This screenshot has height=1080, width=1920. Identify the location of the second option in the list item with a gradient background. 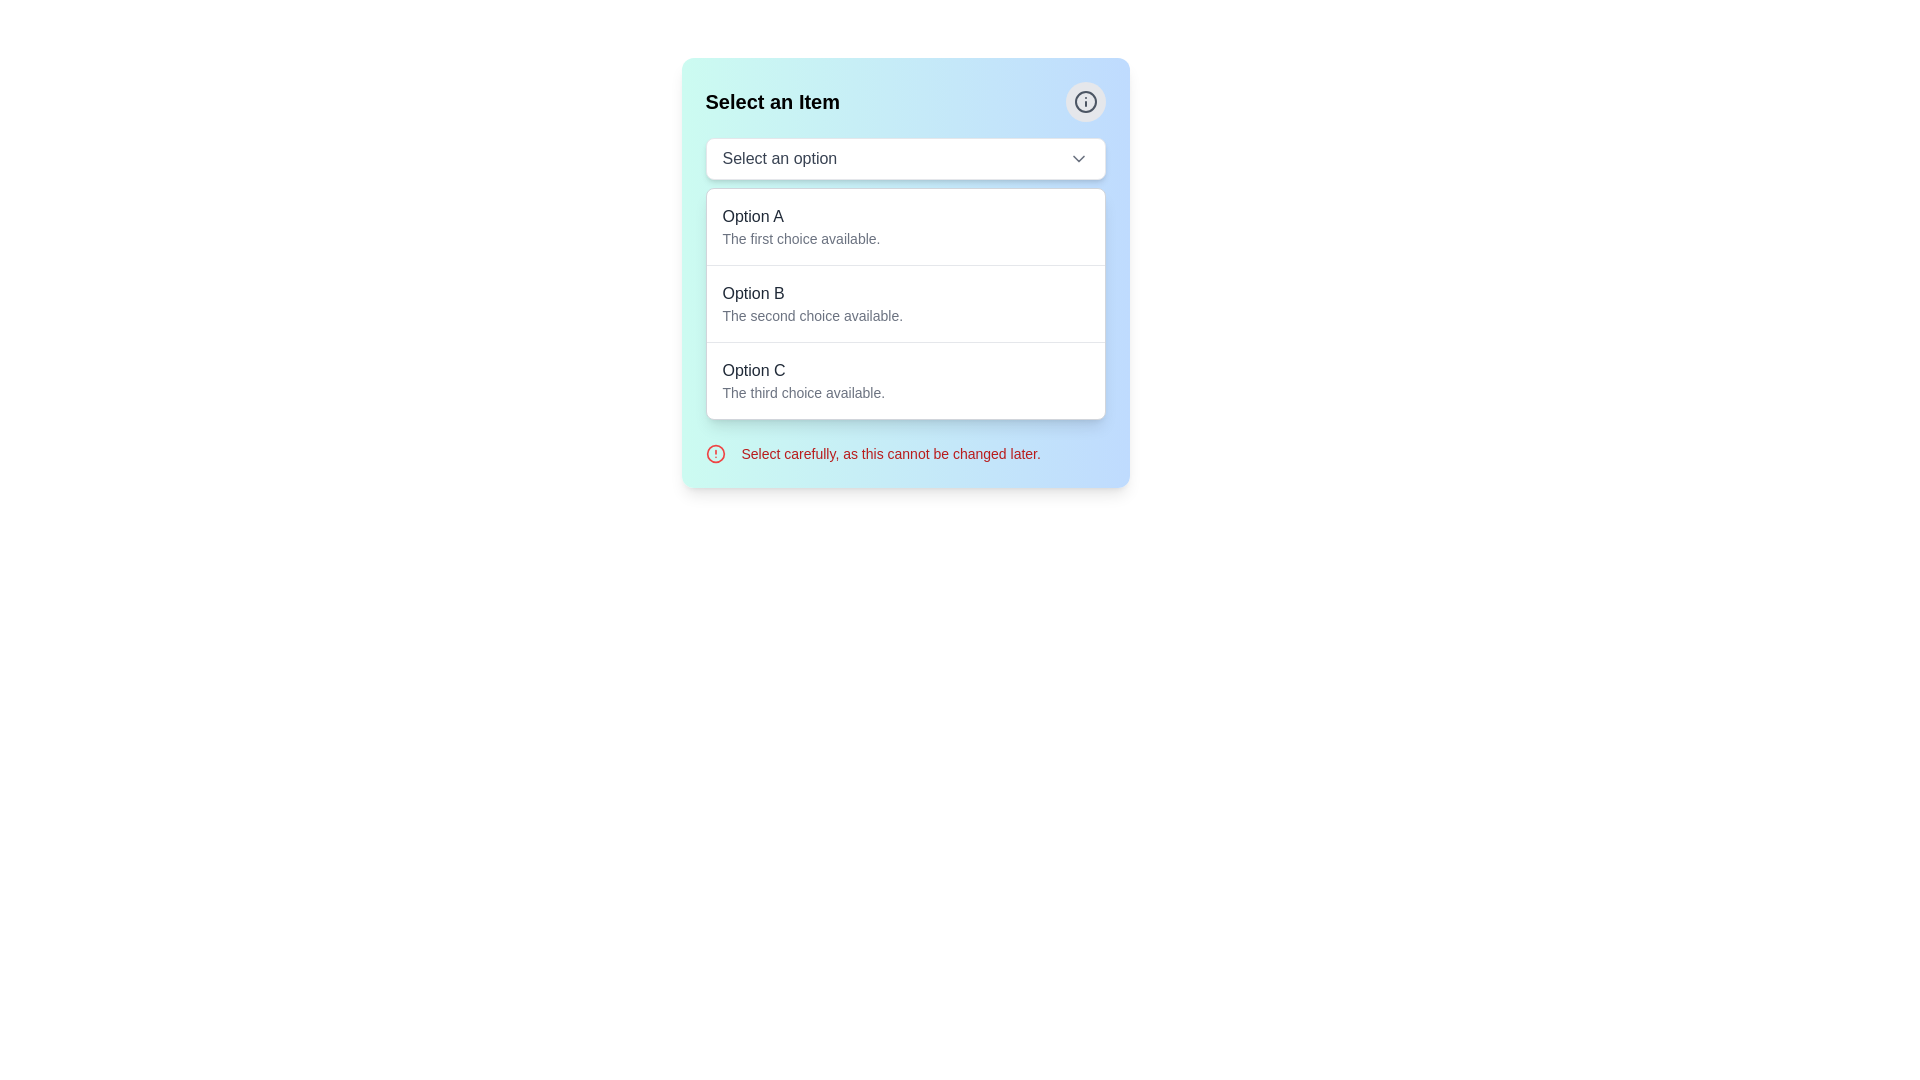
(904, 273).